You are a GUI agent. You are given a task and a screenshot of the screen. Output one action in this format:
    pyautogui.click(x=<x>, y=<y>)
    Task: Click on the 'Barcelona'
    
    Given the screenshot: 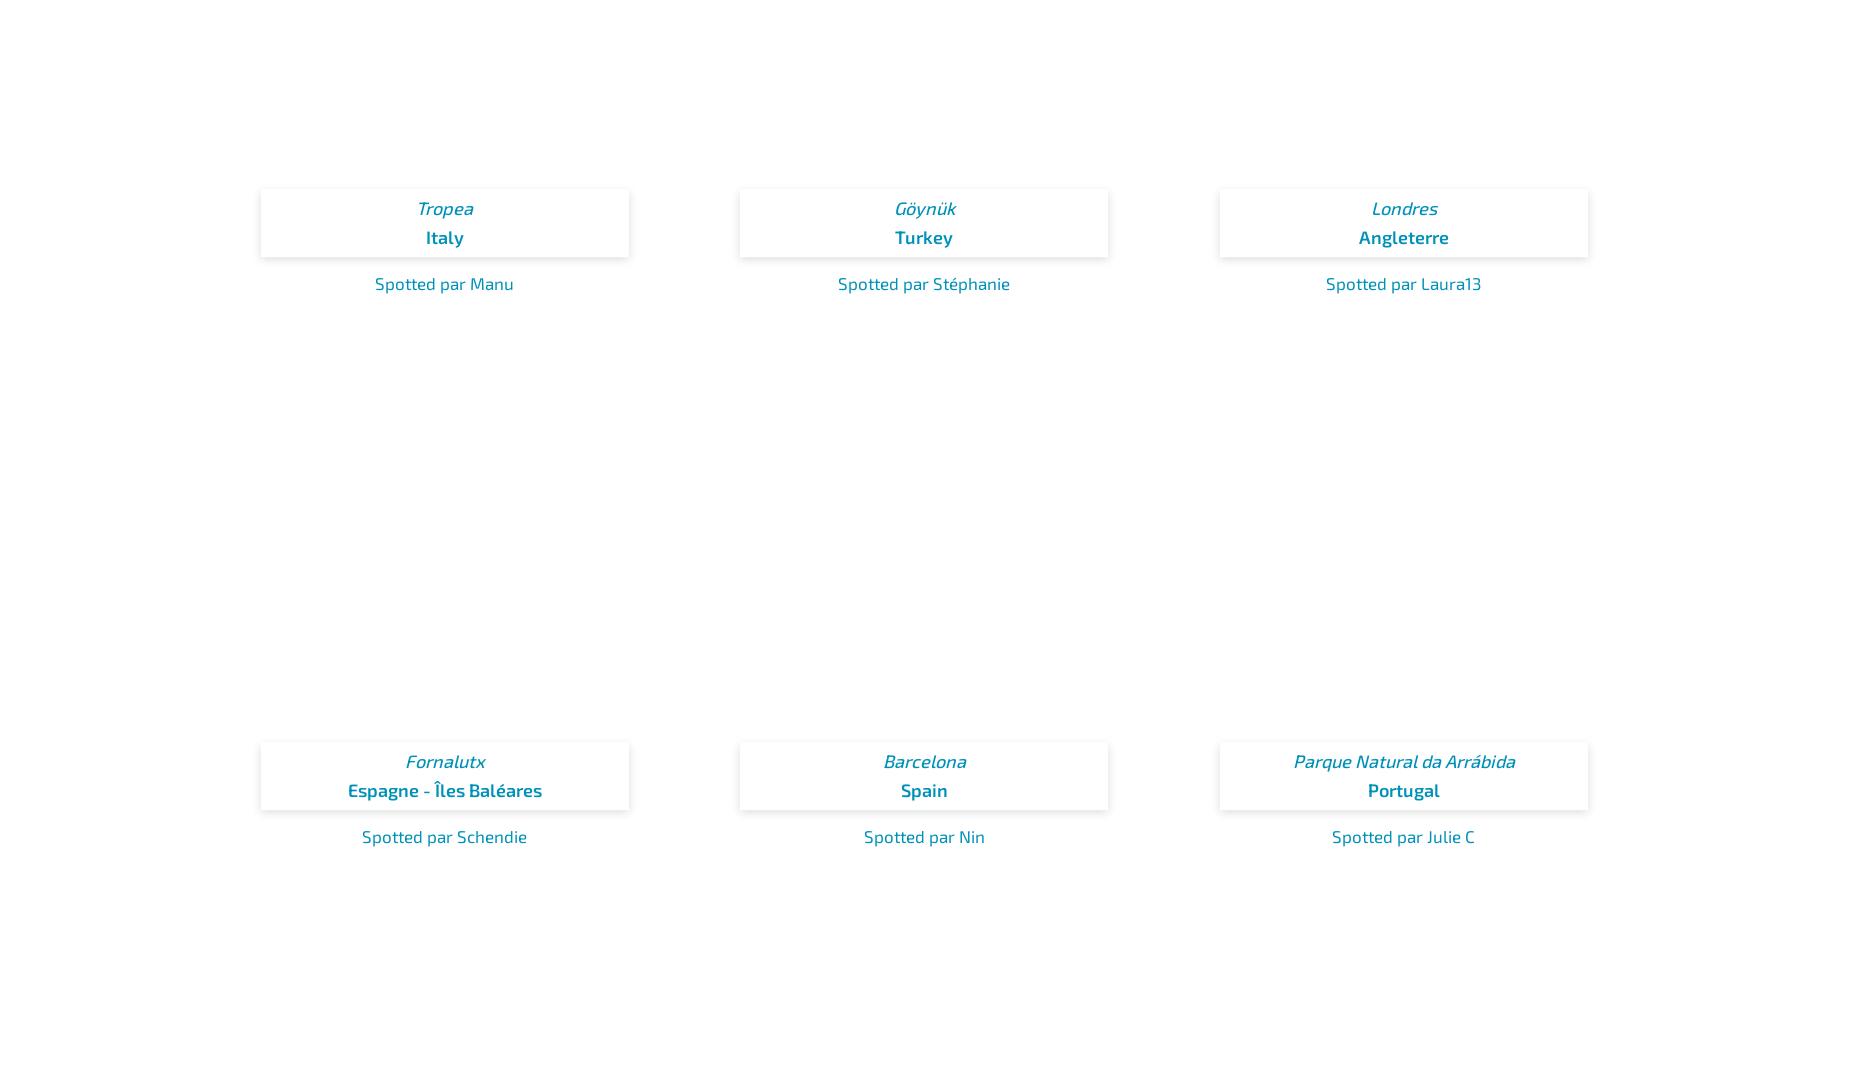 What is the action you would take?
    pyautogui.click(x=882, y=760)
    